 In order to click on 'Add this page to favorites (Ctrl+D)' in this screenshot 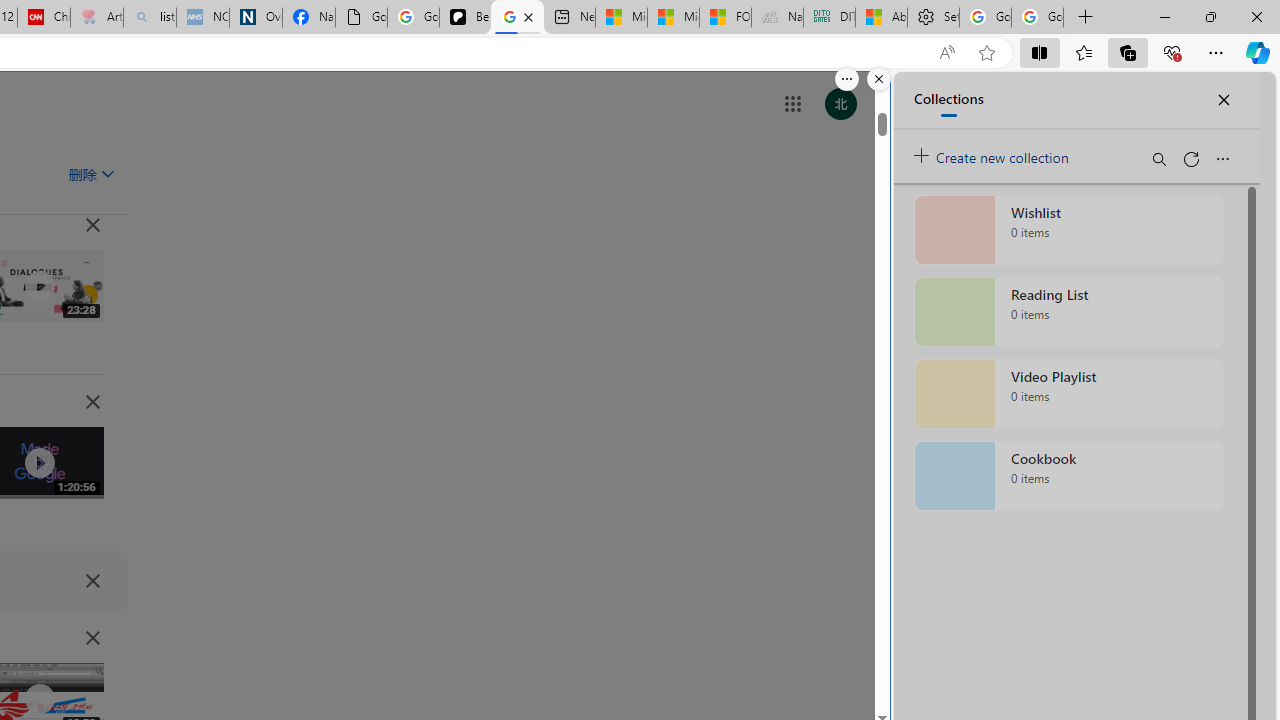, I will do `click(986, 52)`.